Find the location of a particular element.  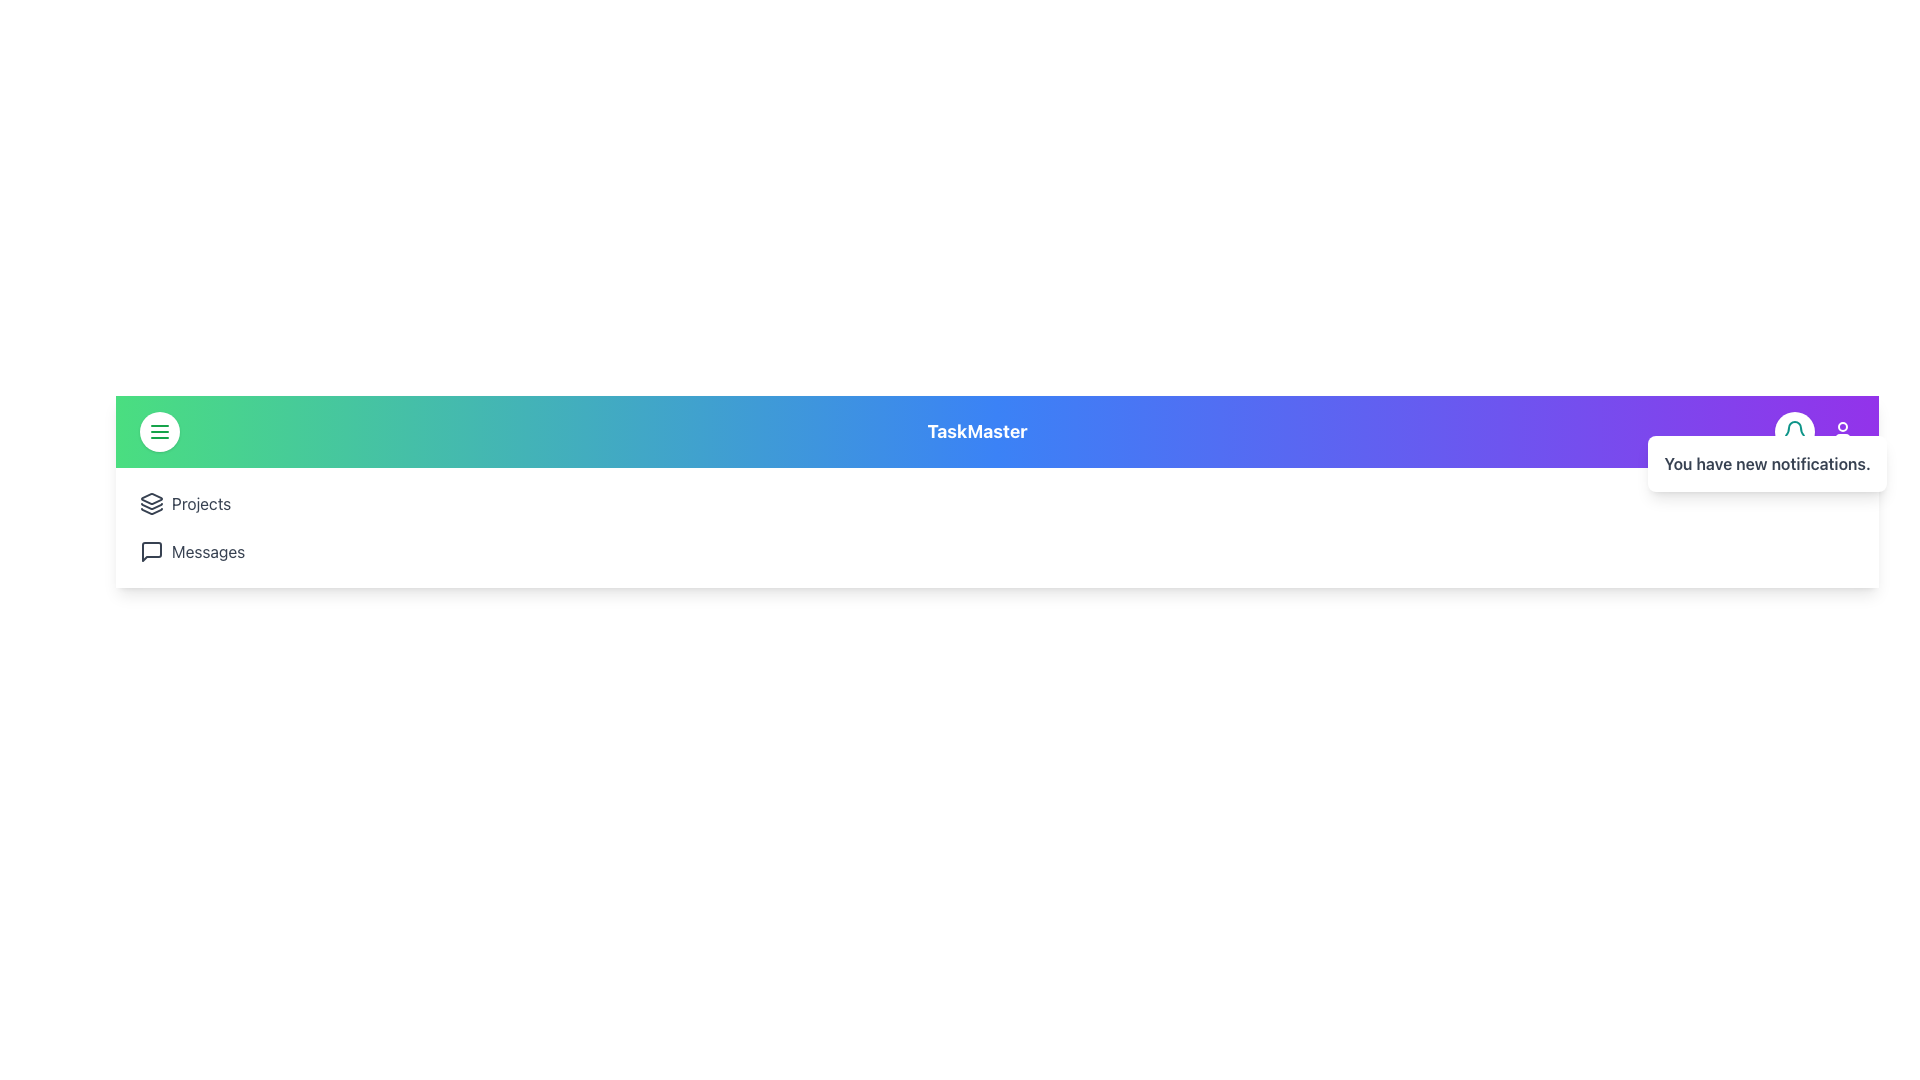

the branding label that indicates the name of the application, centrally located within the application header is located at coordinates (977, 431).